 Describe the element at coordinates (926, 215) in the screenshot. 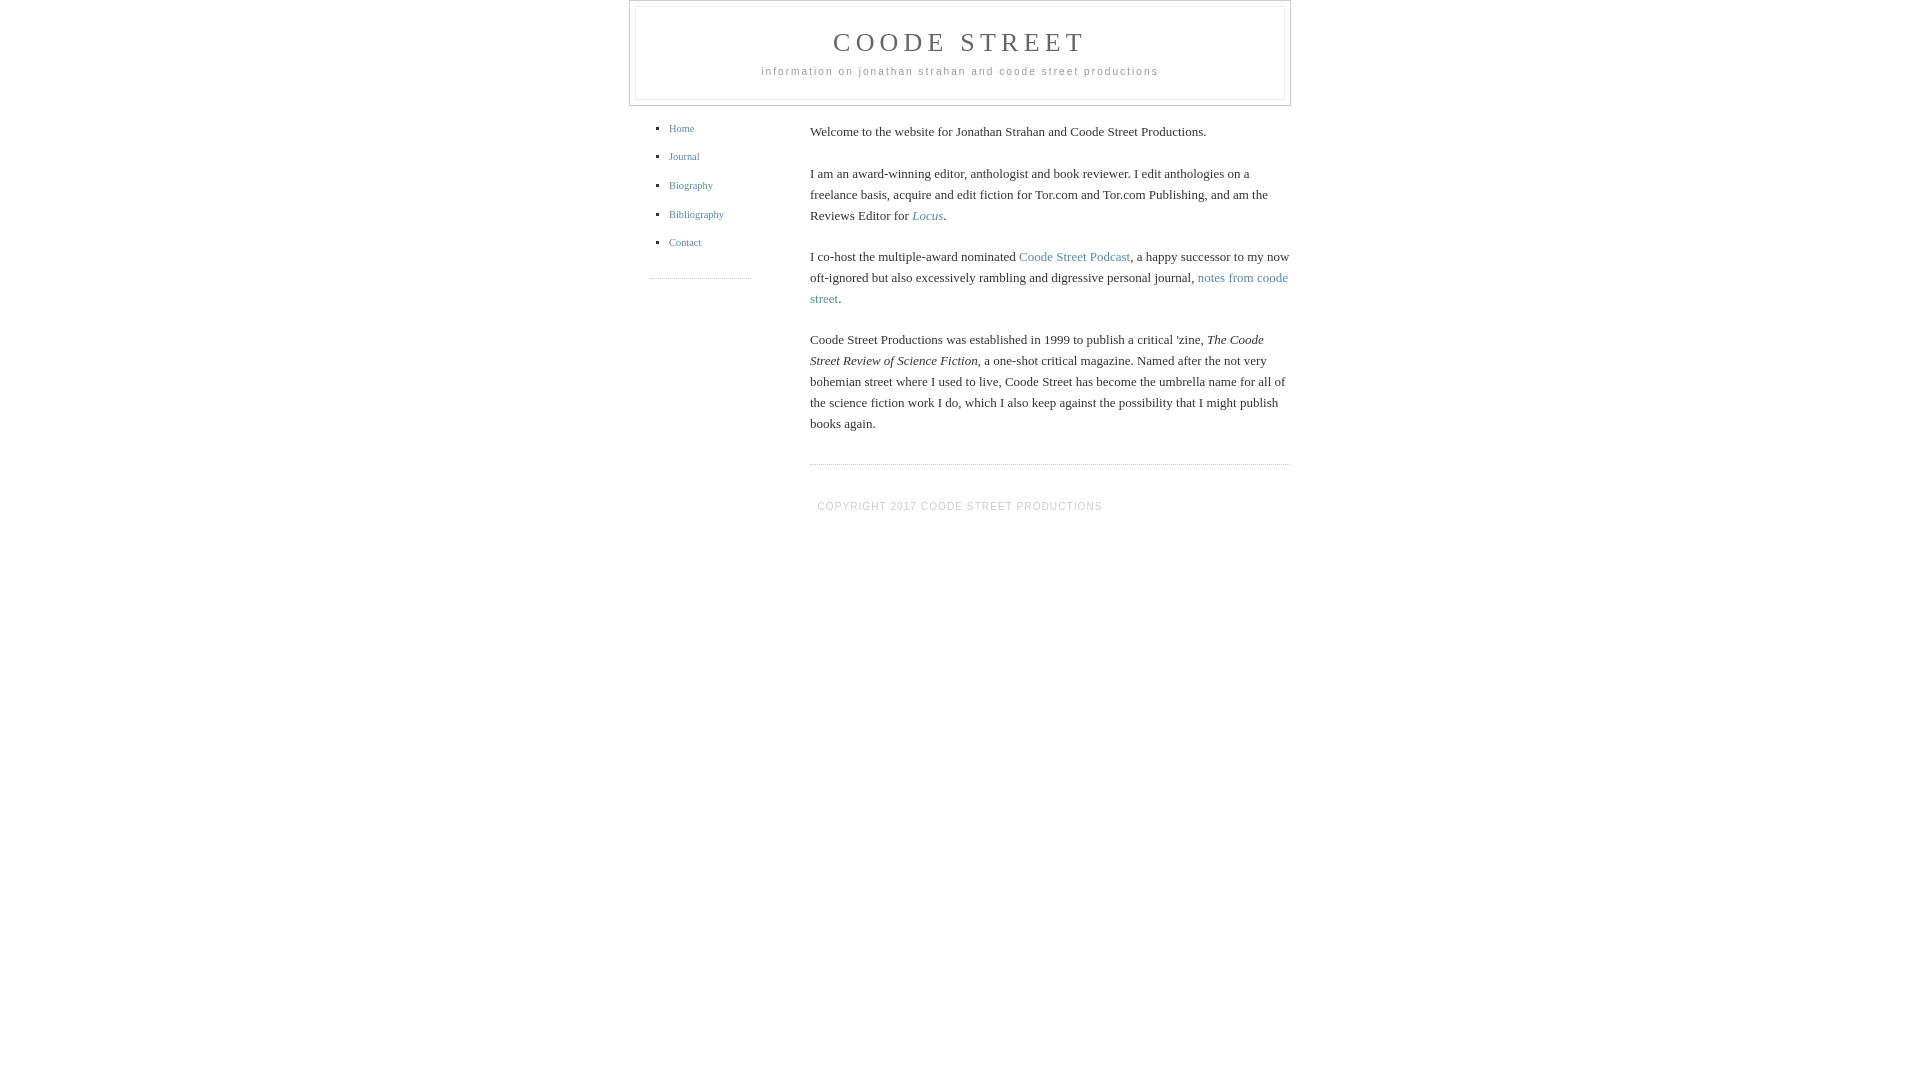

I see `'Locus'` at that location.